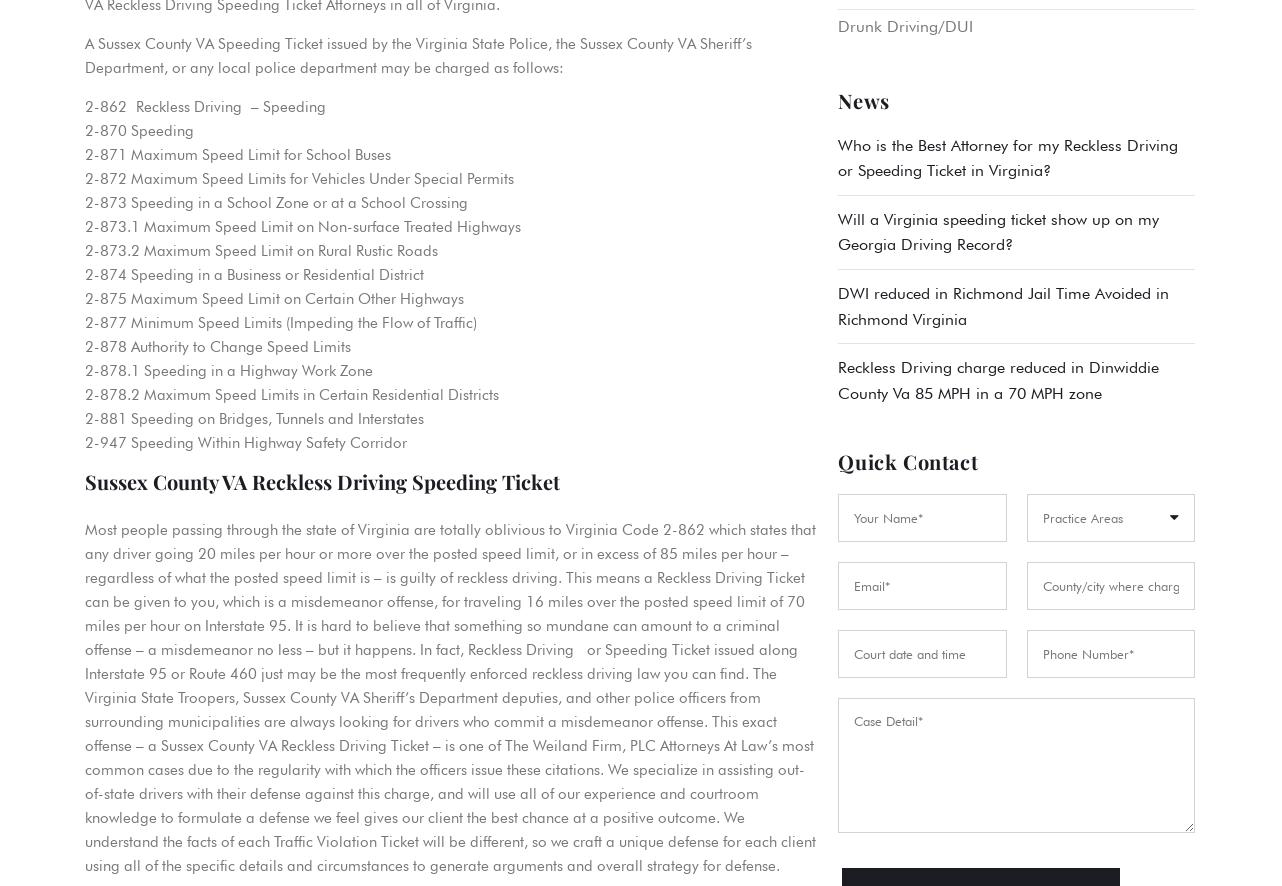  What do you see at coordinates (292, 394) in the screenshot?
I see `'2-878.2 Maximum Speed Limits in Certain Residential Districts'` at bounding box center [292, 394].